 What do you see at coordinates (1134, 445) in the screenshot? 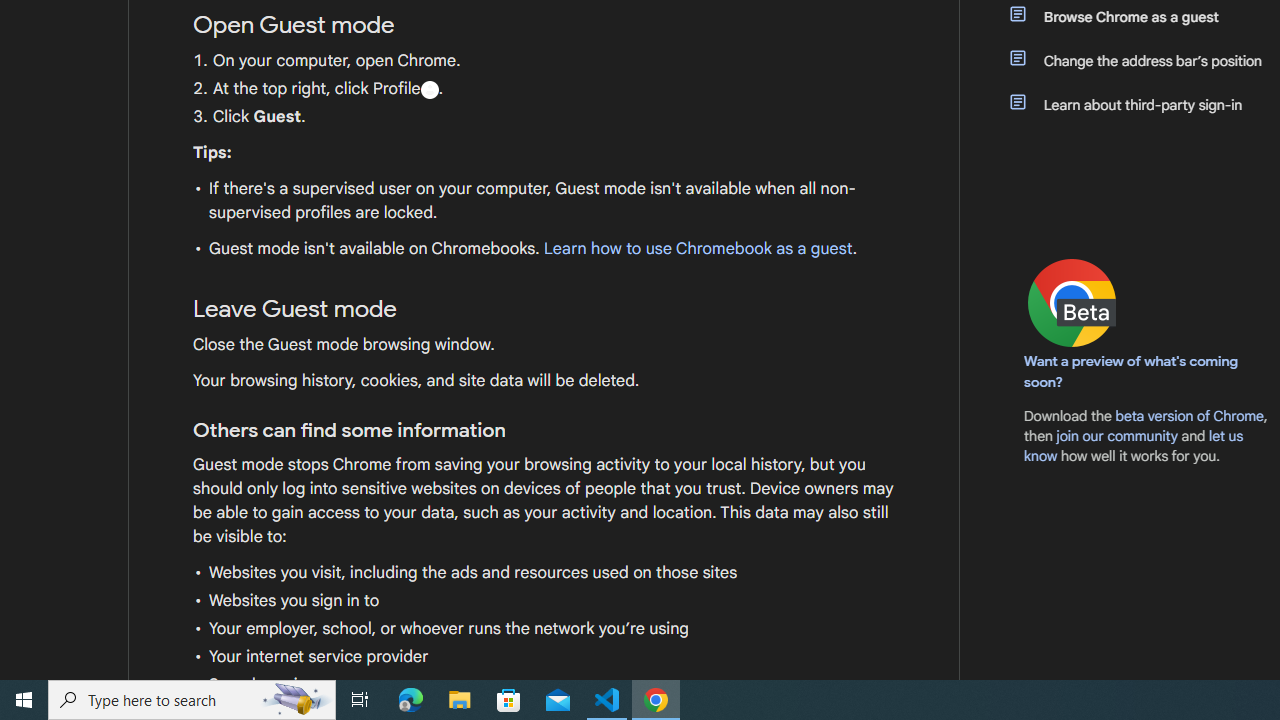
I see `'let us know'` at bounding box center [1134, 445].